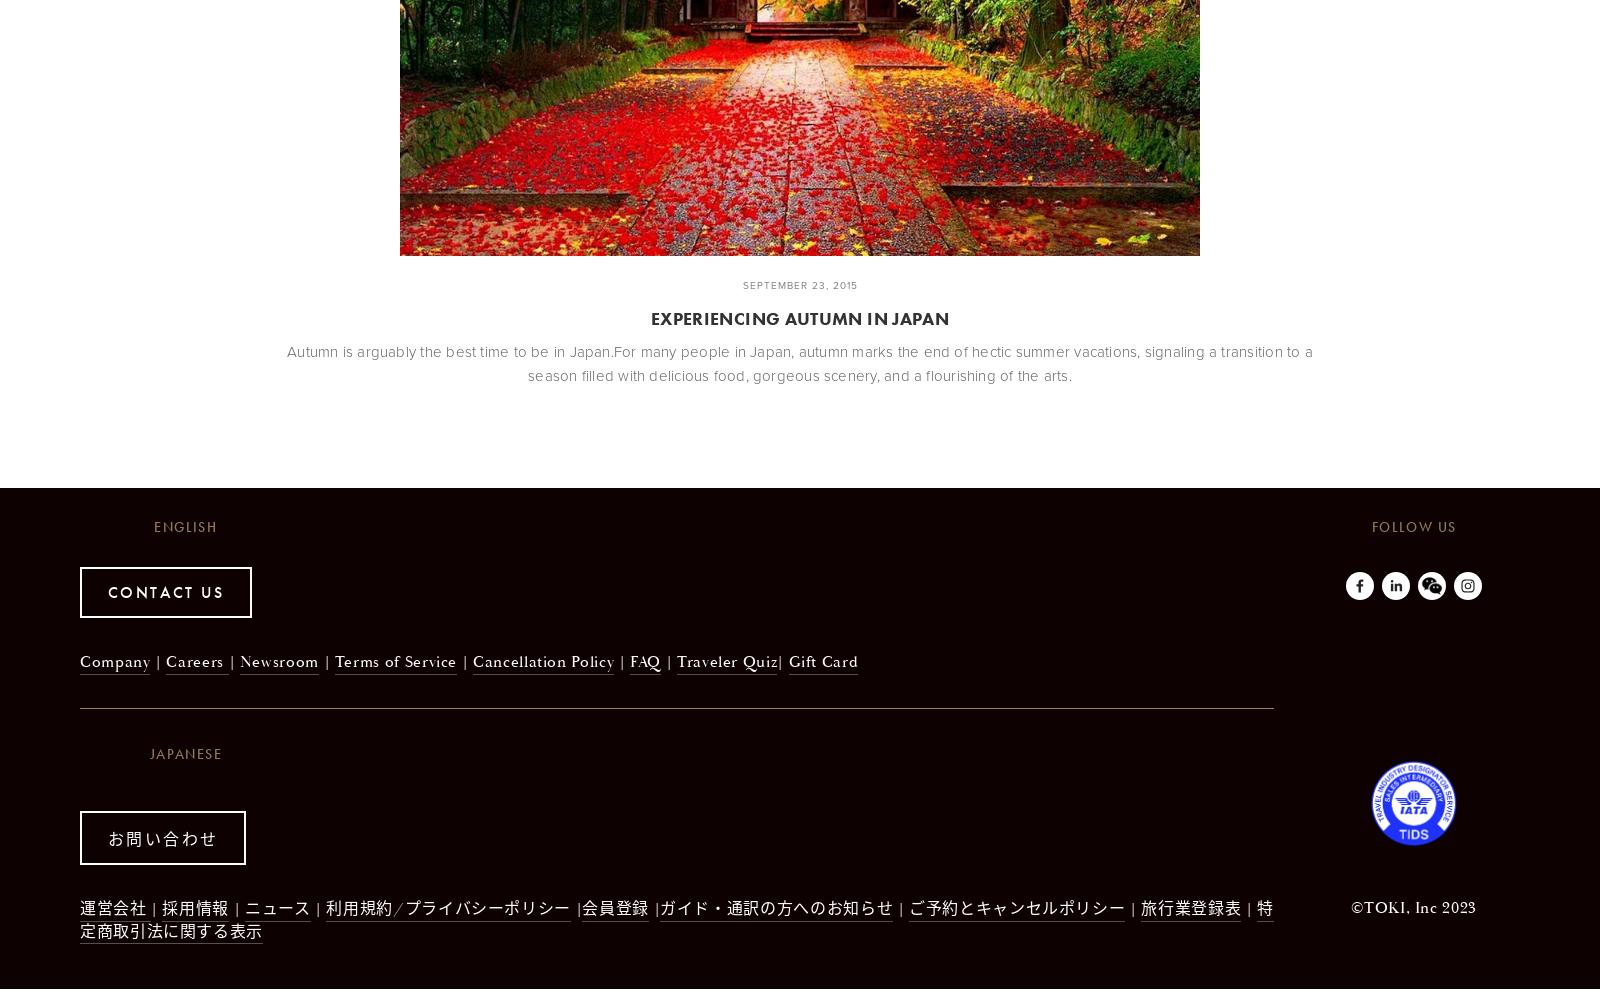 The height and width of the screenshot is (1002, 1600). What do you see at coordinates (741, 284) in the screenshot?
I see `'September 23, 2015'` at bounding box center [741, 284].